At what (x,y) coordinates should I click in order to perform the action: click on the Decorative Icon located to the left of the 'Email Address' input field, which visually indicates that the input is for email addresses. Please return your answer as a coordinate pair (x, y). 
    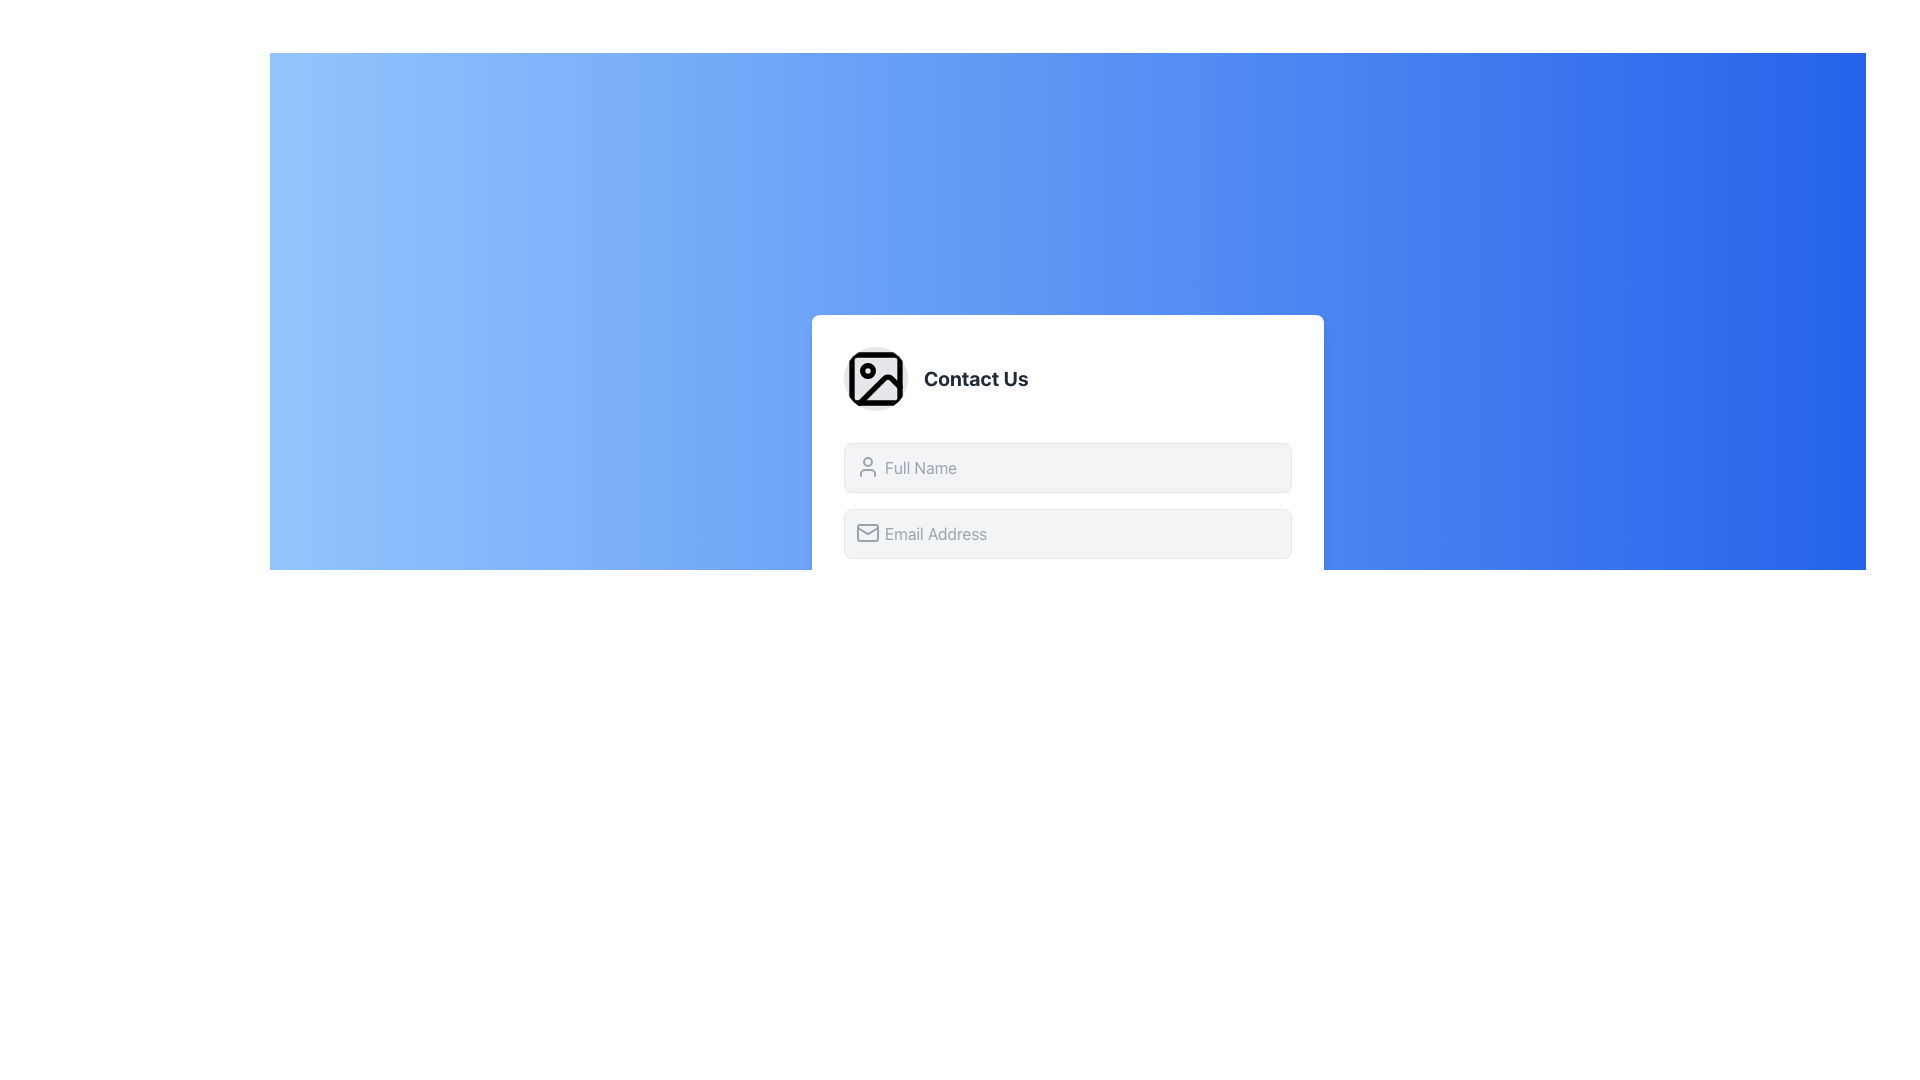
    Looking at the image, I should click on (868, 531).